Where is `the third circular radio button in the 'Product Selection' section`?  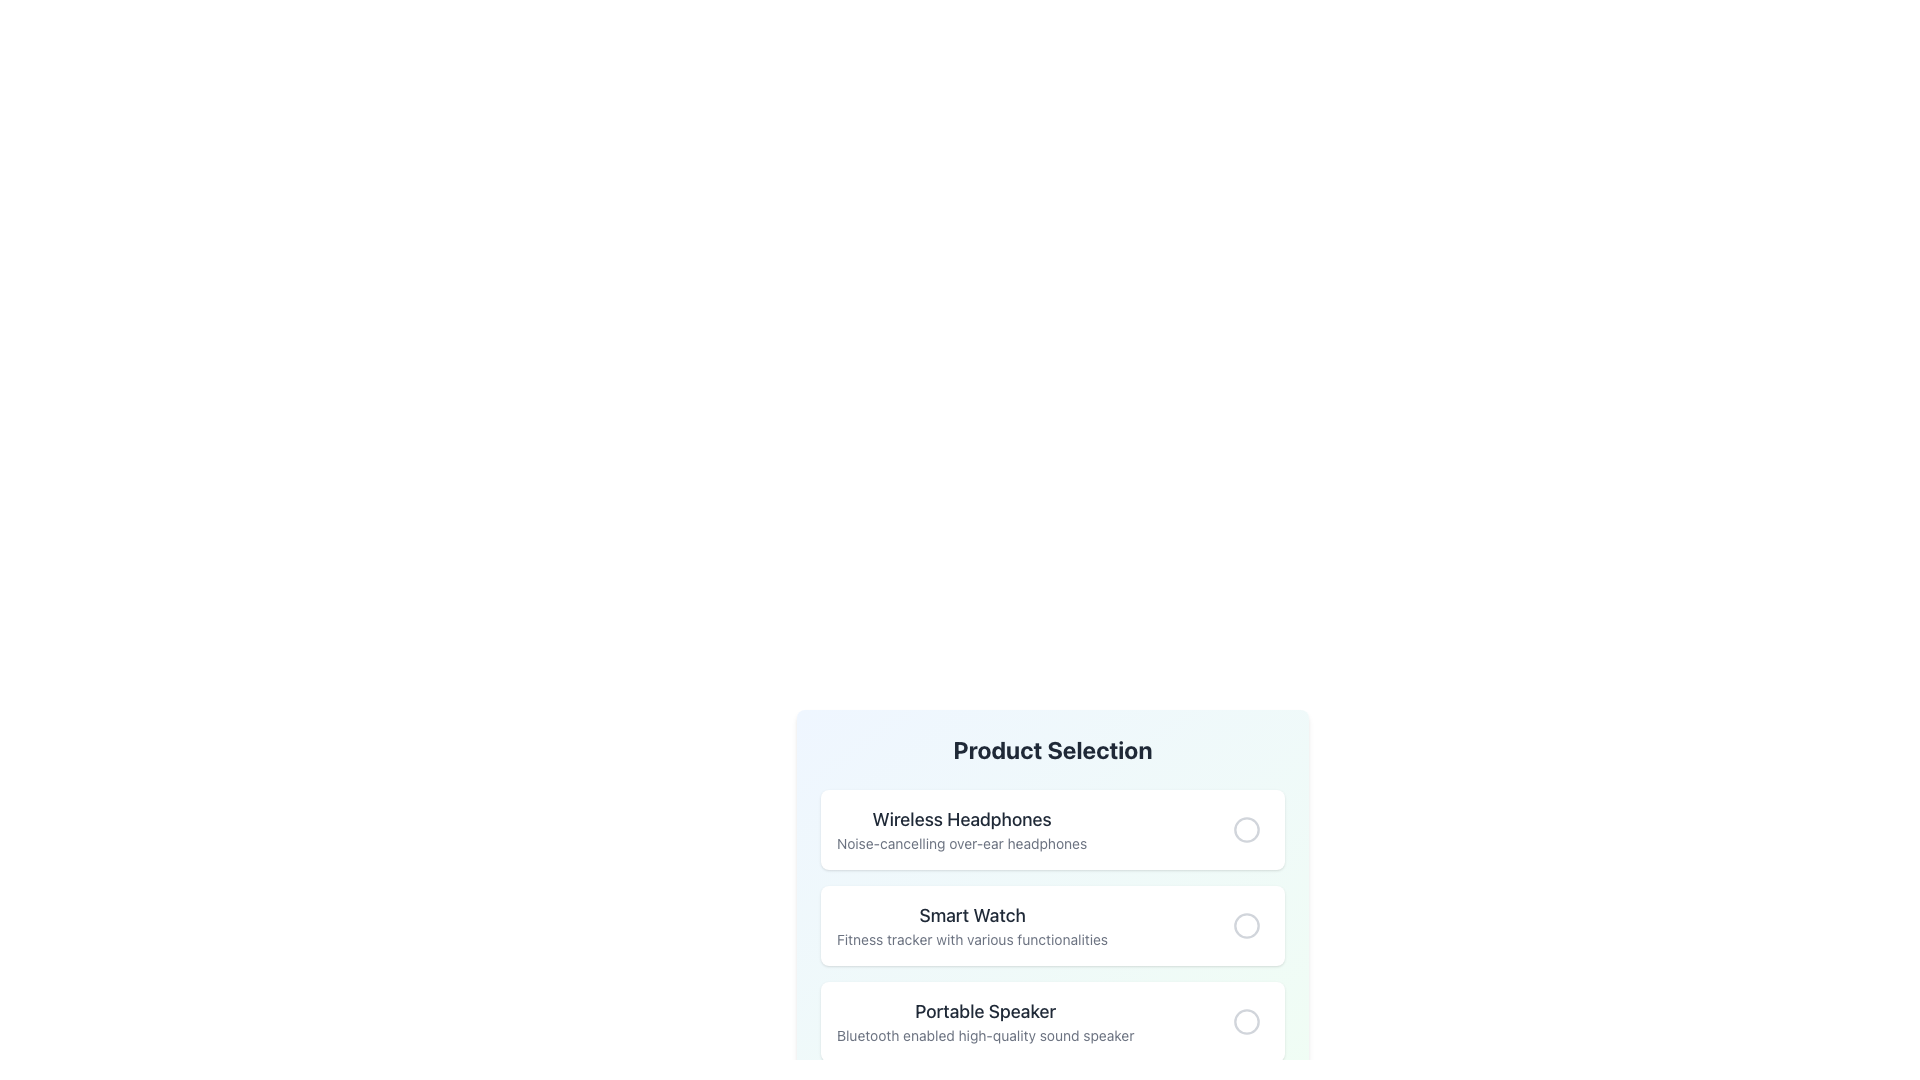 the third circular radio button in the 'Product Selection' section is located at coordinates (1246, 1022).